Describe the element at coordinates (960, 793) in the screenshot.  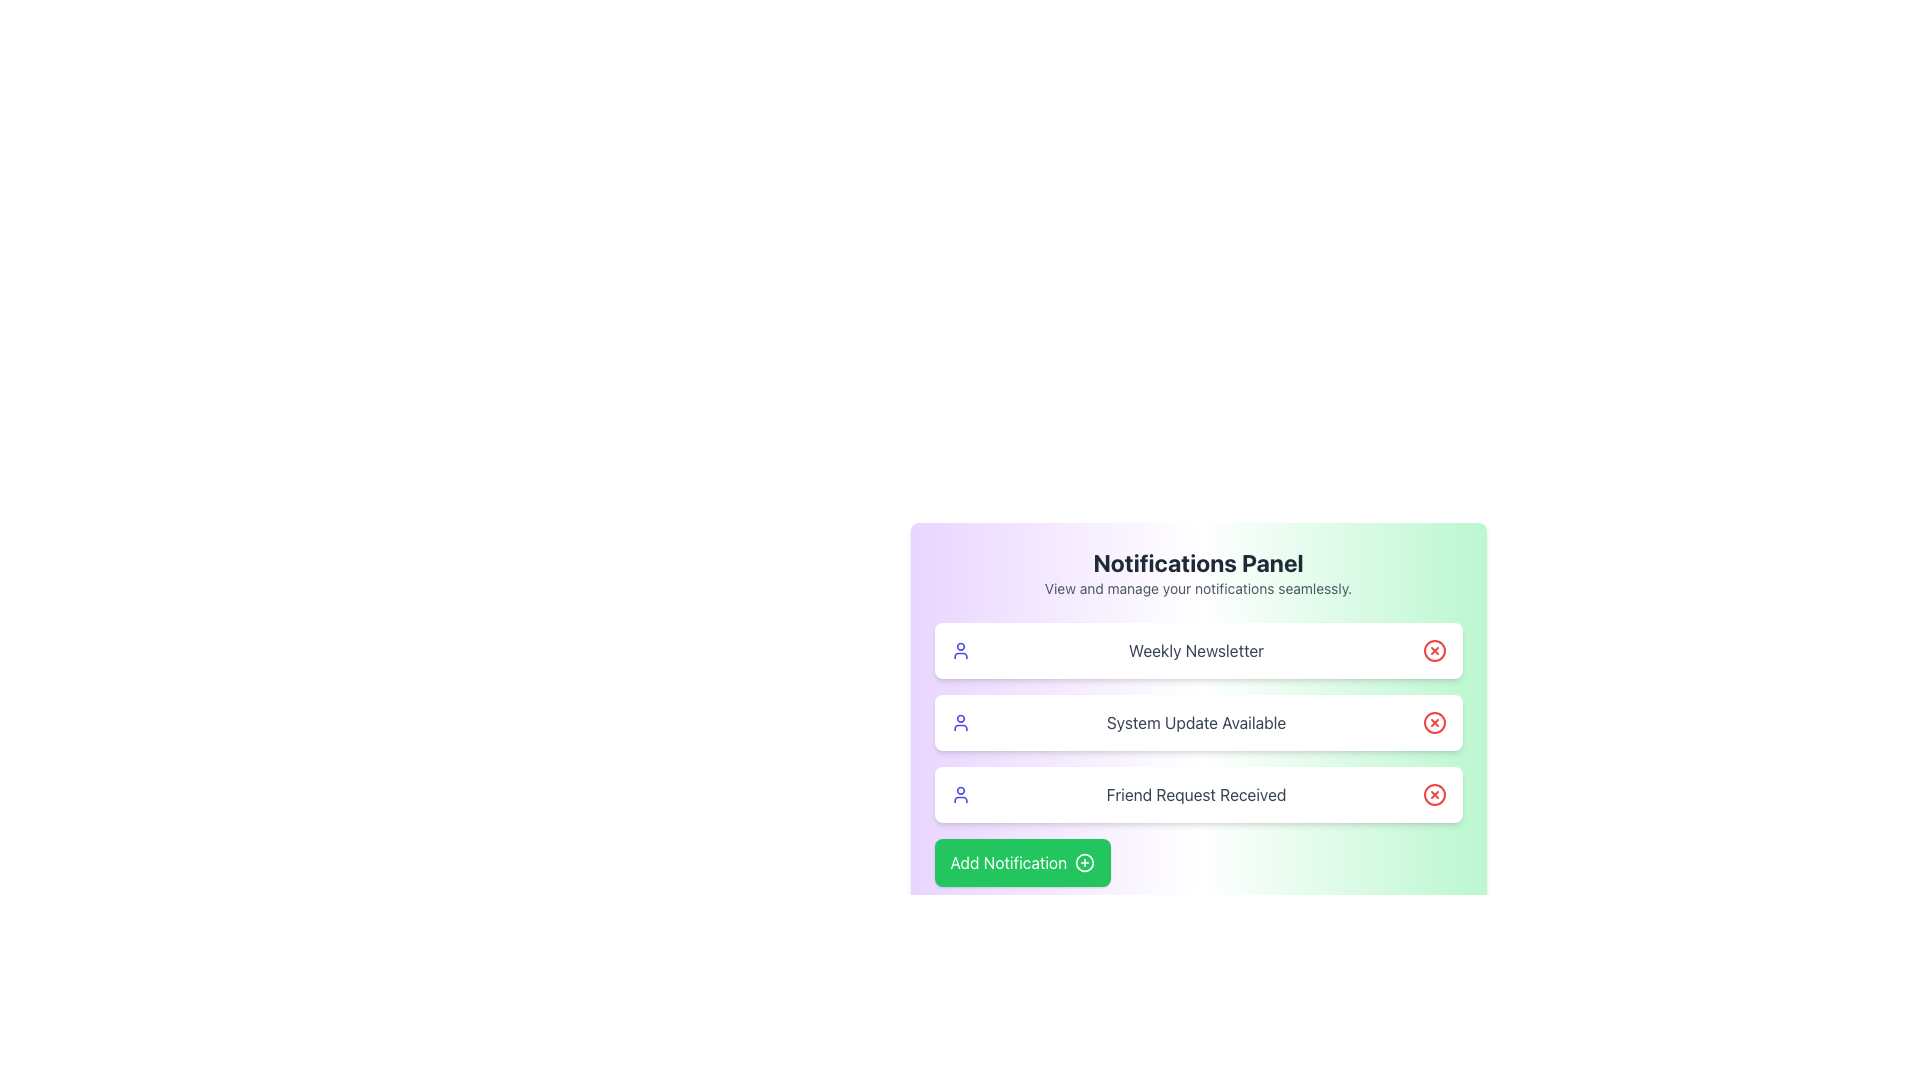
I see `the user icon element that represents notifications for friend requests, located at the far left of the 'Friend Request Received' notification item` at that location.